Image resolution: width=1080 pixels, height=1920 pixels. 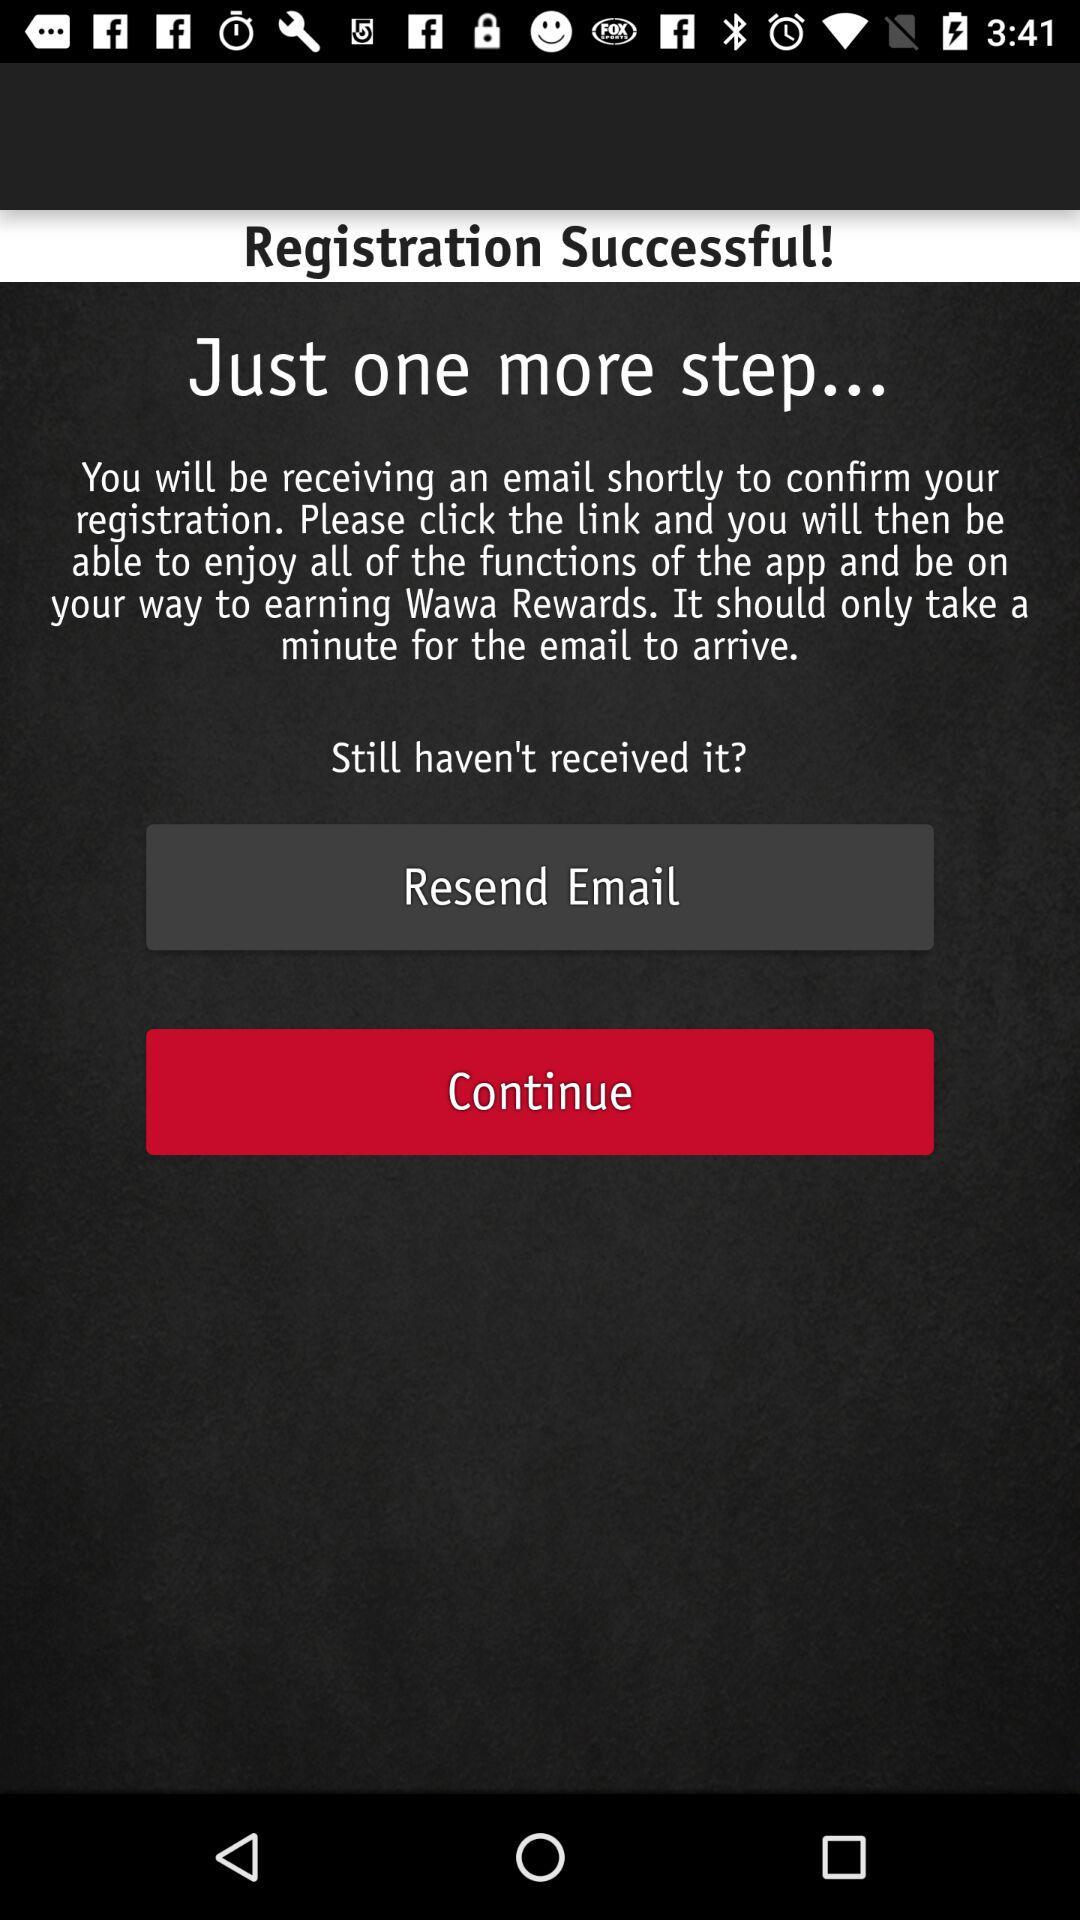 What do you see at coordinates (540, 886) in the screenshot?
I see `the icon below the still haven t icon` at bounding box center [540, 886].